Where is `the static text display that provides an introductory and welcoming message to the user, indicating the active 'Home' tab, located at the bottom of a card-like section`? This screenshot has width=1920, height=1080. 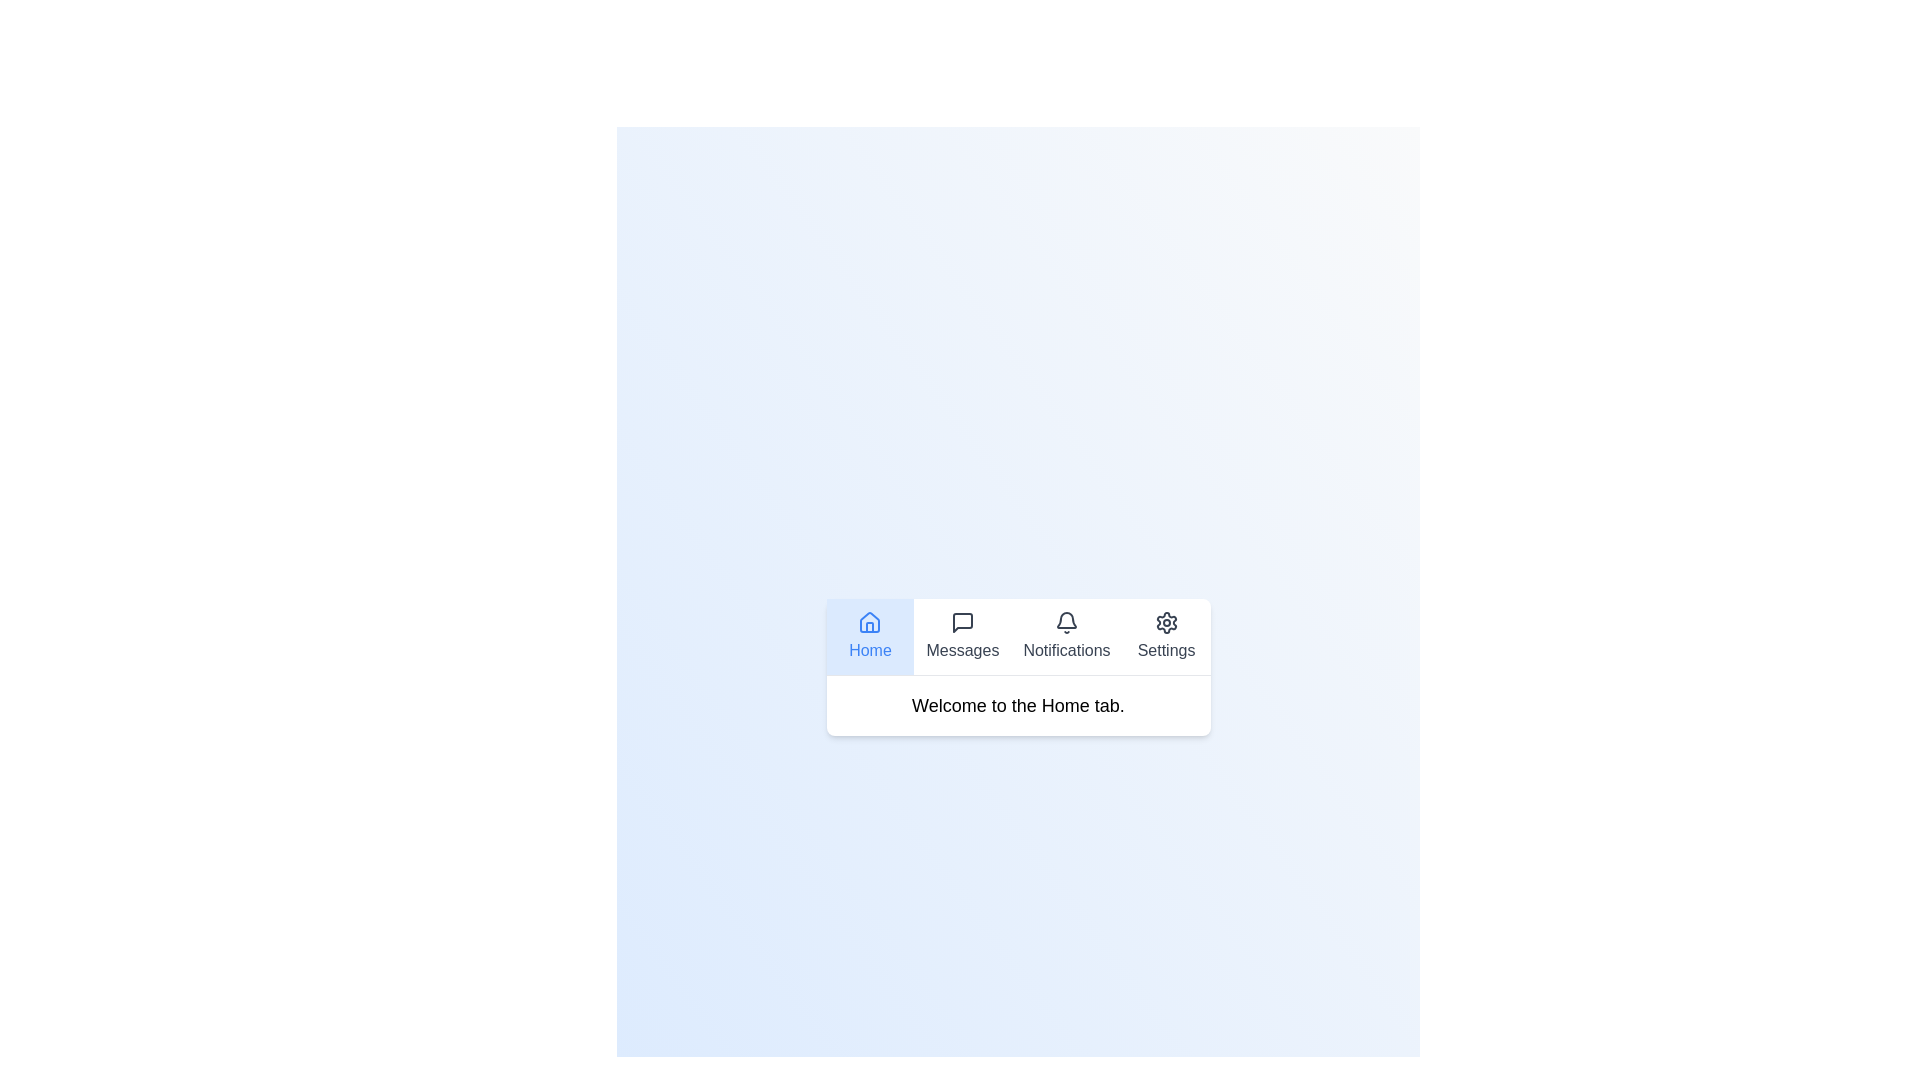
the static text display that provides an introductory and welcoming message to the user, indicating the active 'Home' tab, located at the bottom of a card-like section is located at coordinates (1018, 704).